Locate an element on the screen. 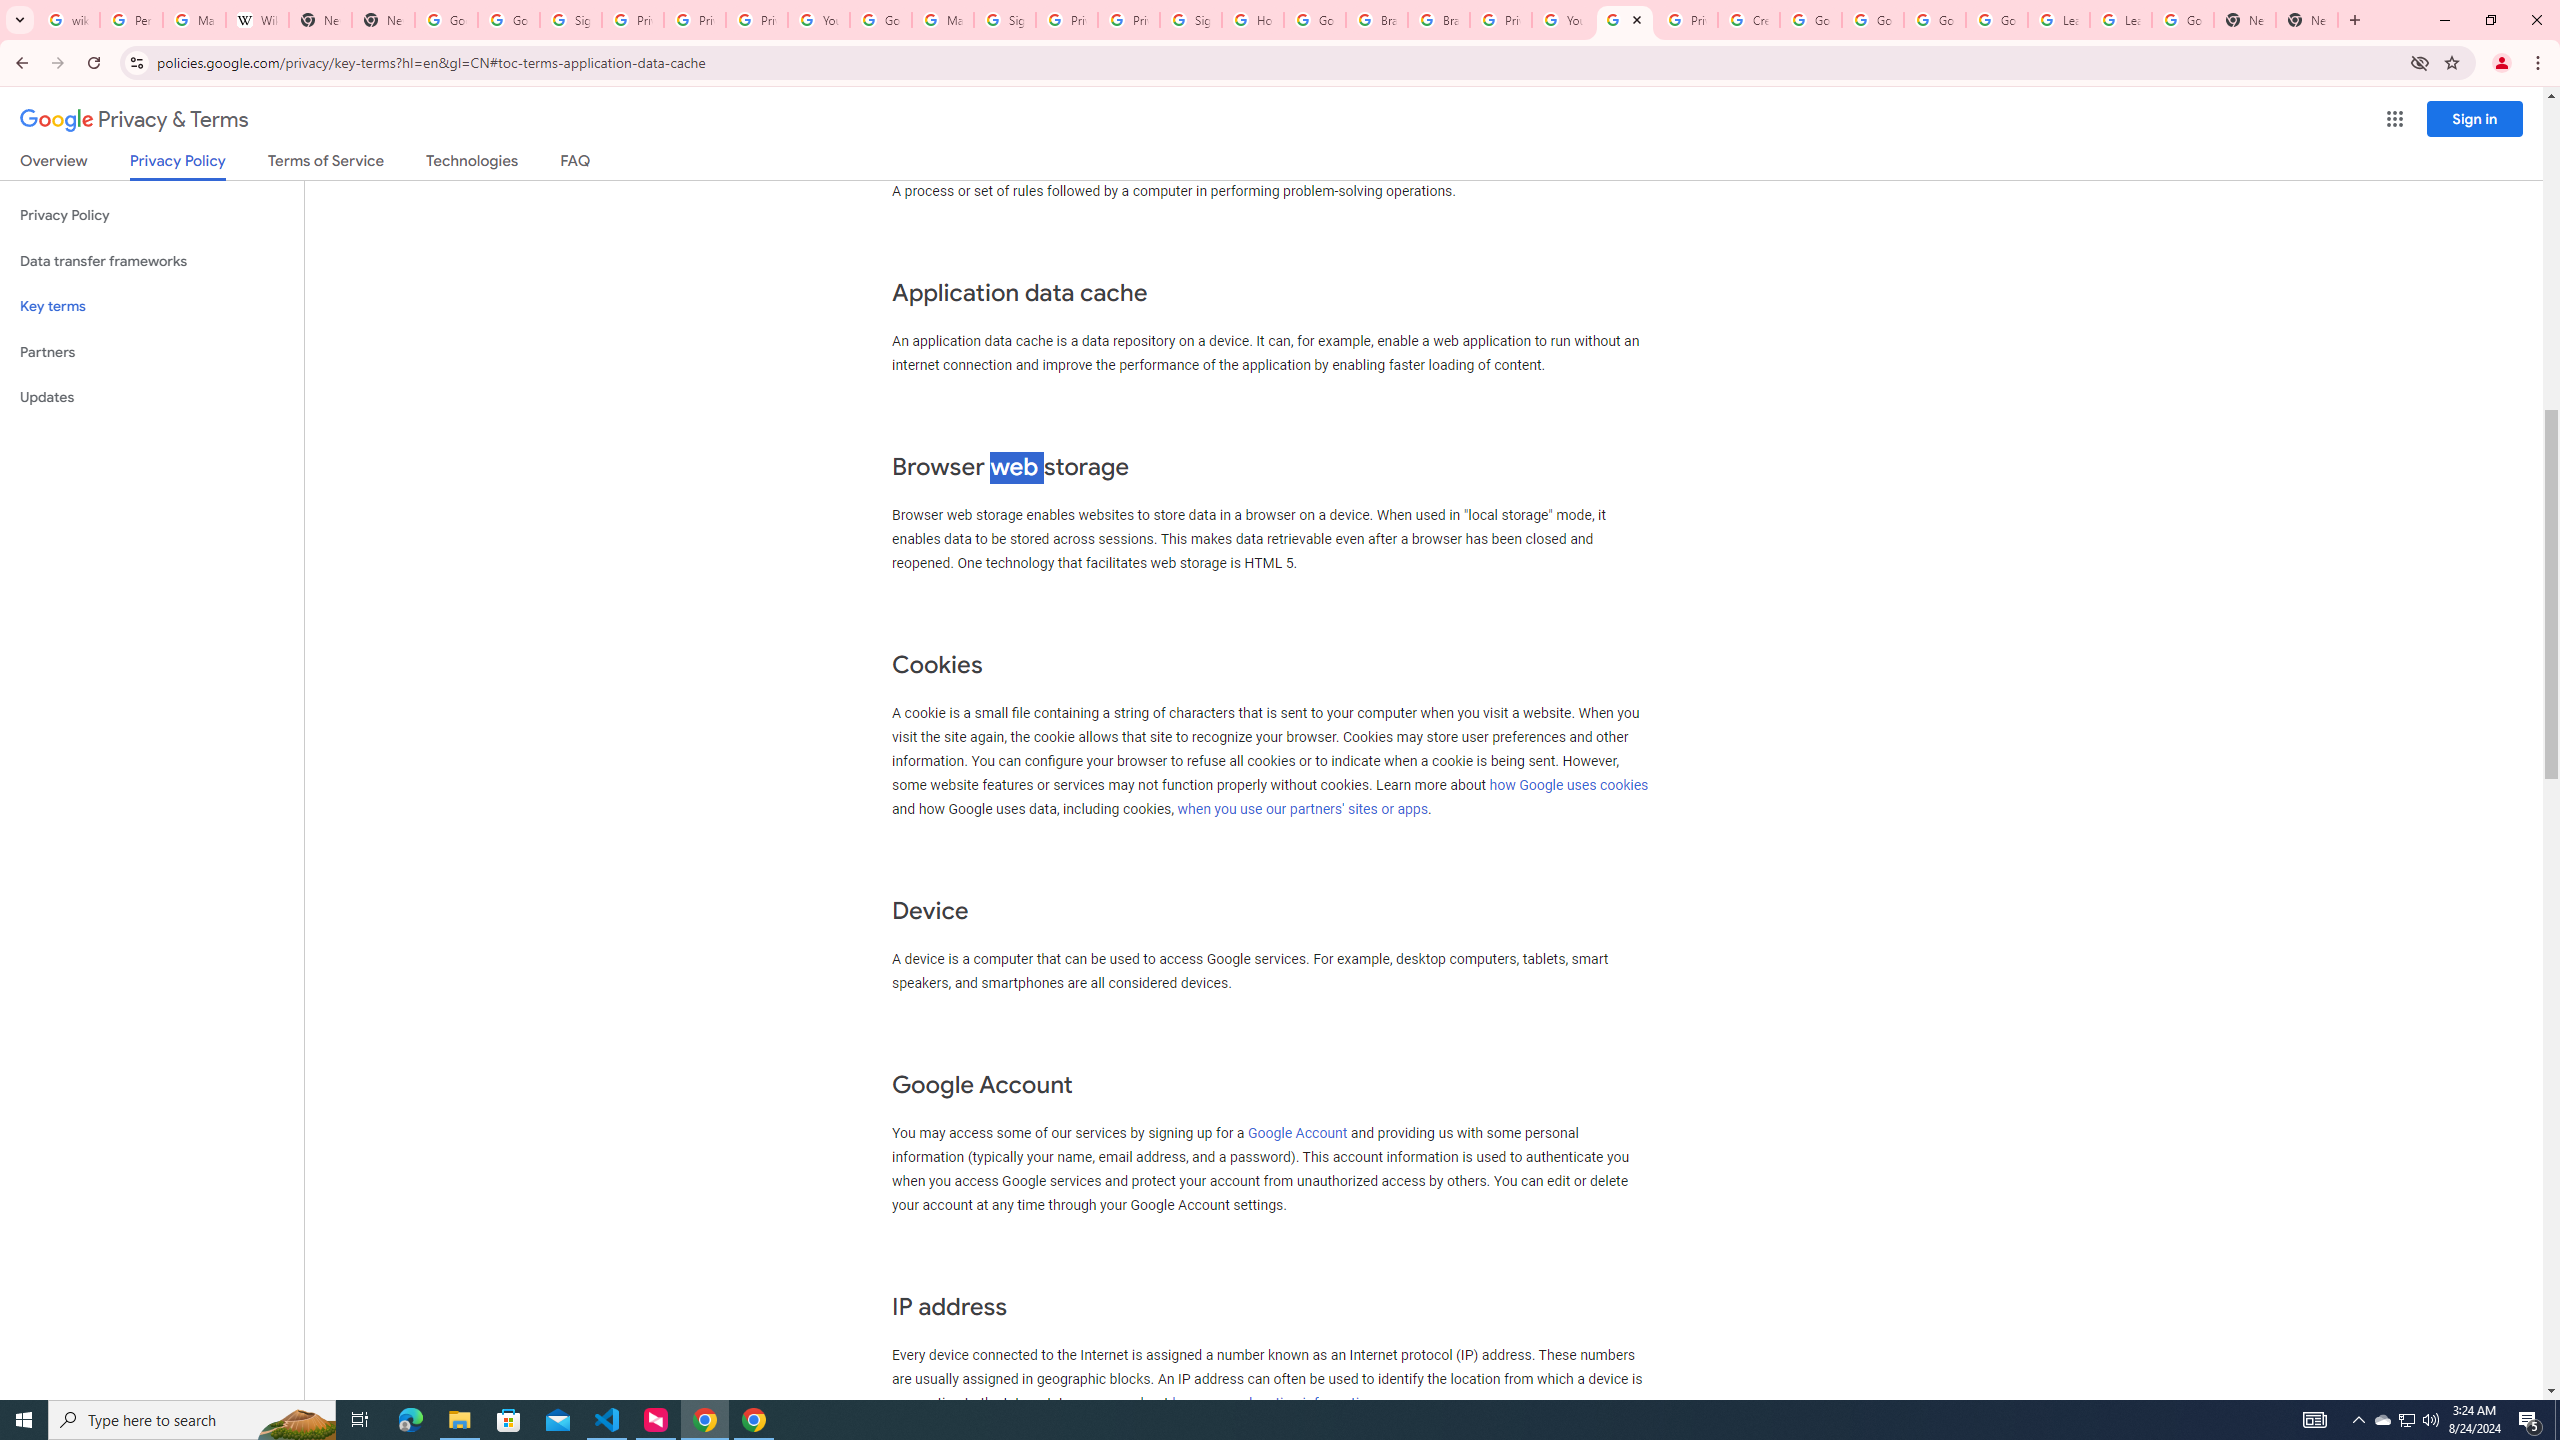 This screenshot has height=1440, width=2560. 'New Tab' is located at coordinates (2245, 19).